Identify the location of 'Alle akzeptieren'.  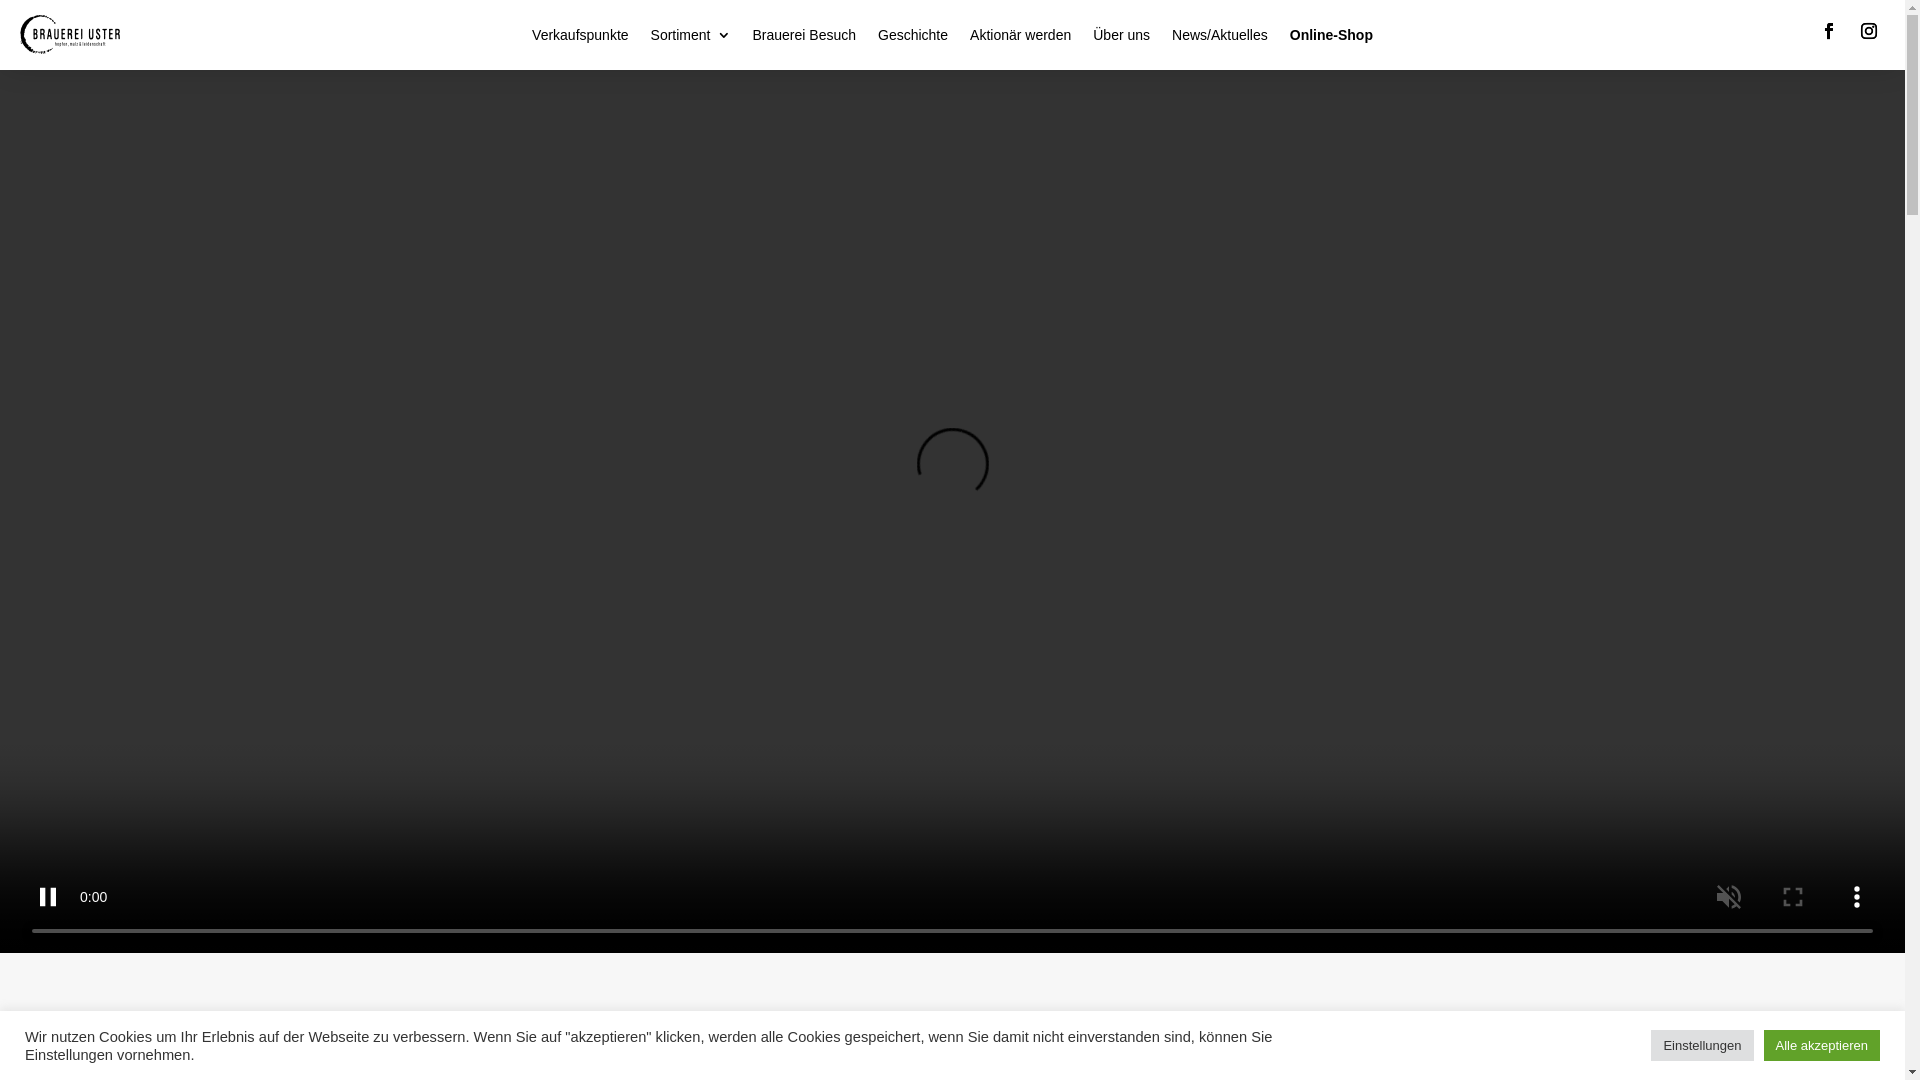
(1763, 1044).